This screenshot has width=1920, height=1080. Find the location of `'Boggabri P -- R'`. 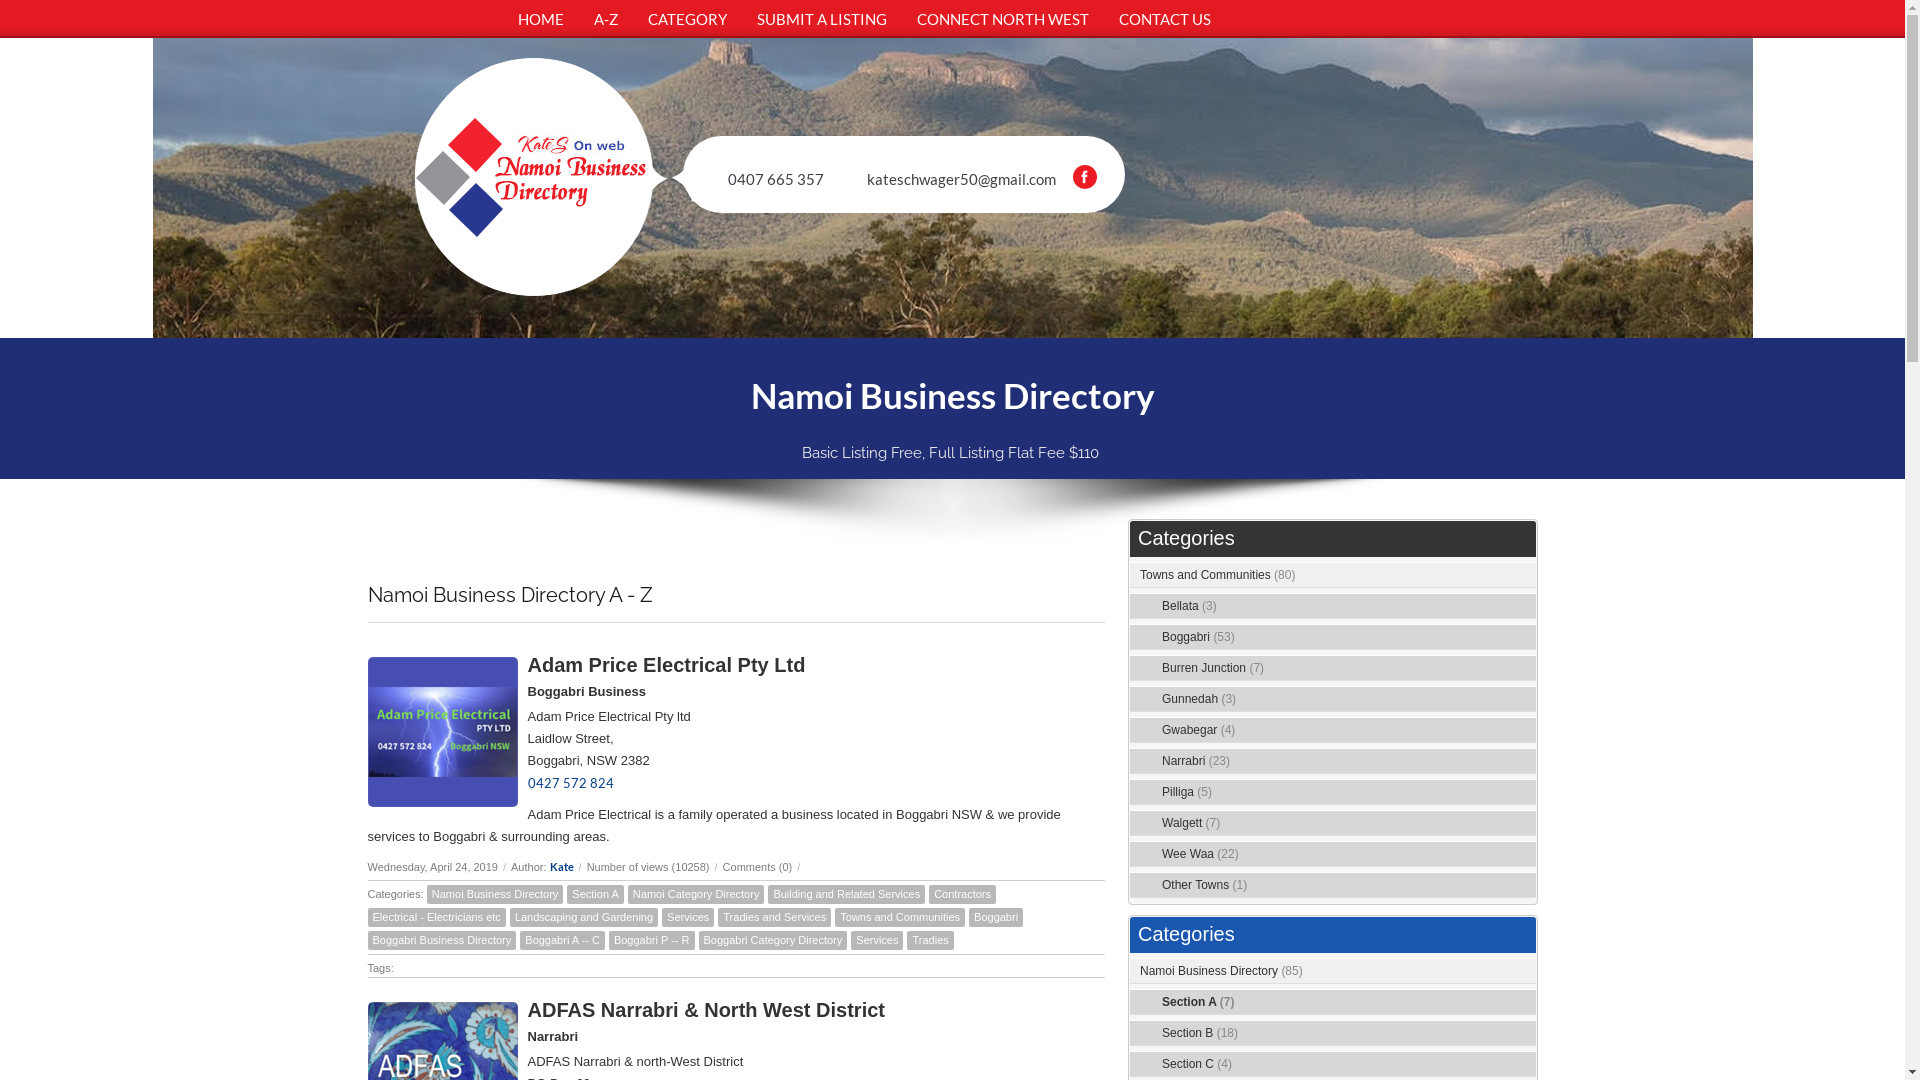

'Boggabri P -- R' is located at coordinates (652, 940).